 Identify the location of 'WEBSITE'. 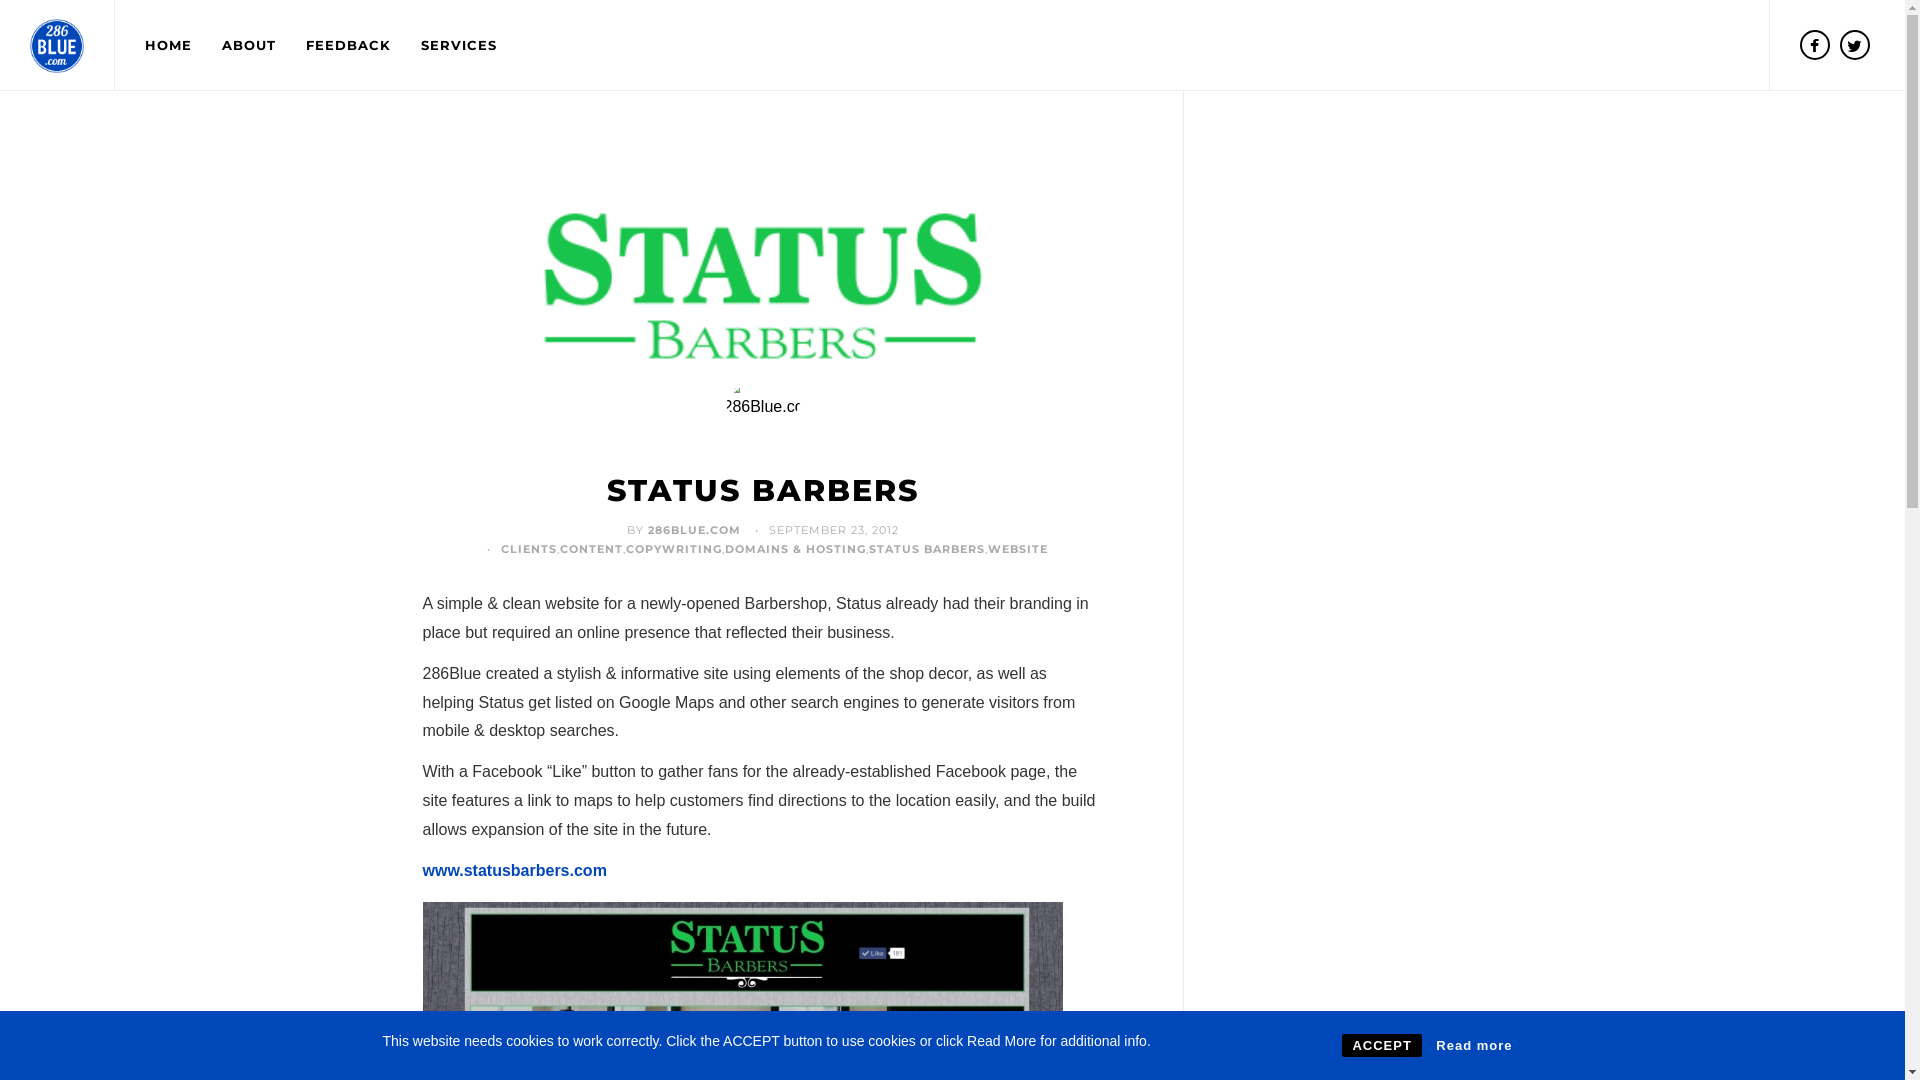
(1017, 548).